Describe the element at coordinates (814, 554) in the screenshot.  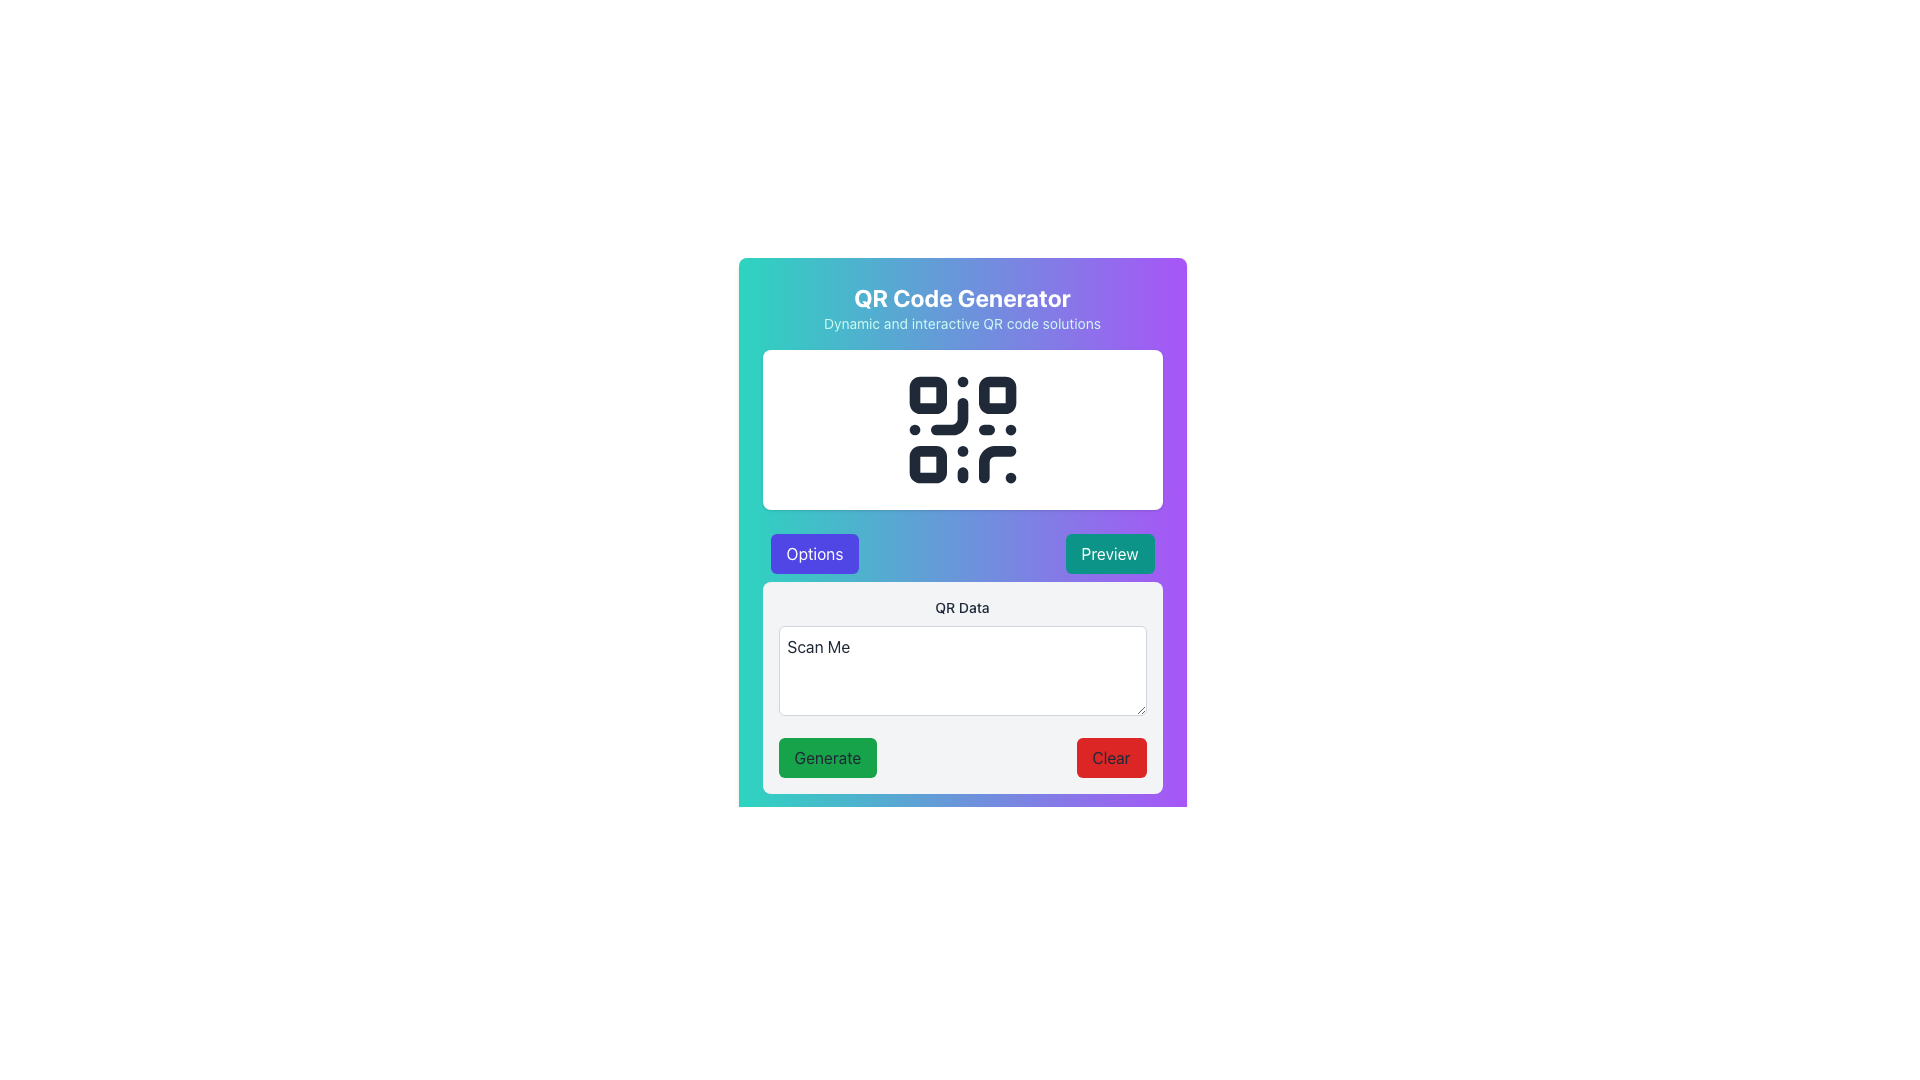
I see `the 'Options' button, which is styled with a solid indigo background and white text` at that location.